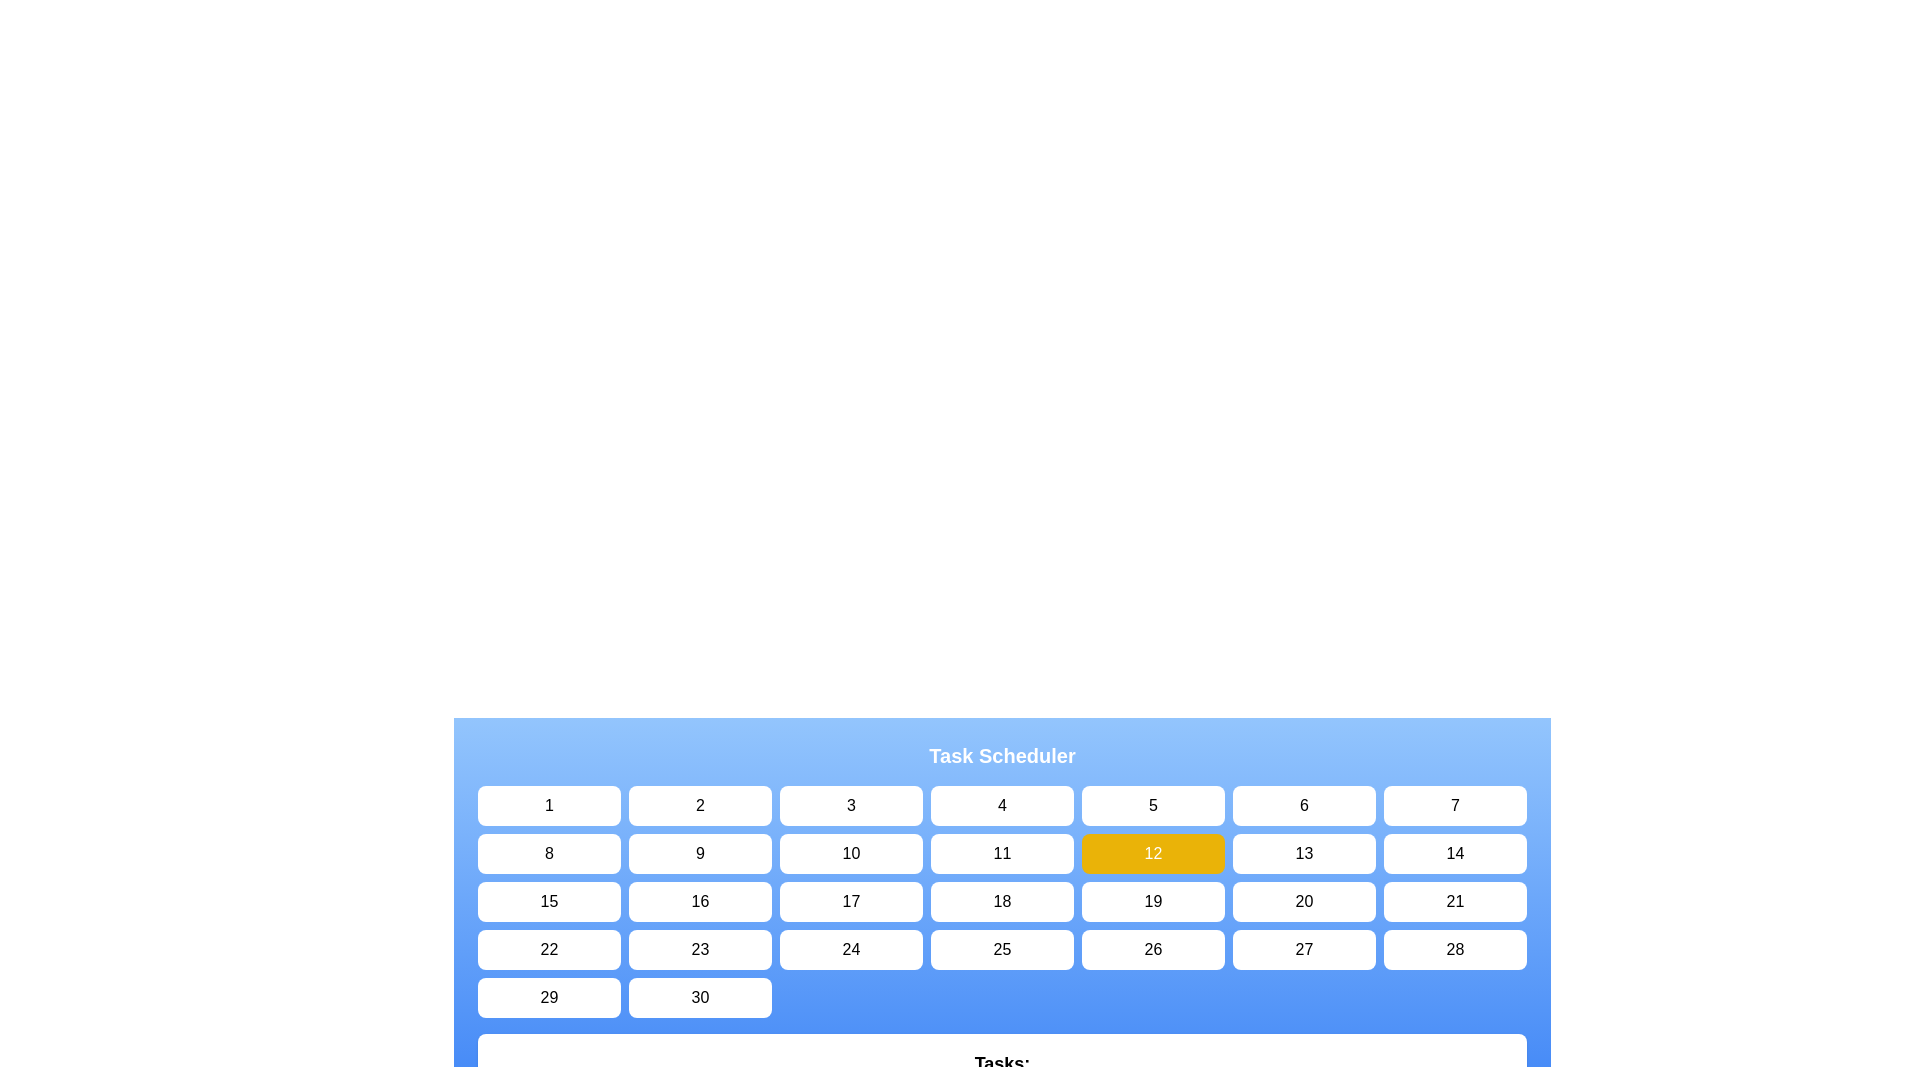 Image resolution: width=1920 pixels, height=1080 pixels. What do you see at coordinates (1002, 853) in the screenshot?
I see `the rectangular button with the number '11'` at bounding box center [1002, 853].